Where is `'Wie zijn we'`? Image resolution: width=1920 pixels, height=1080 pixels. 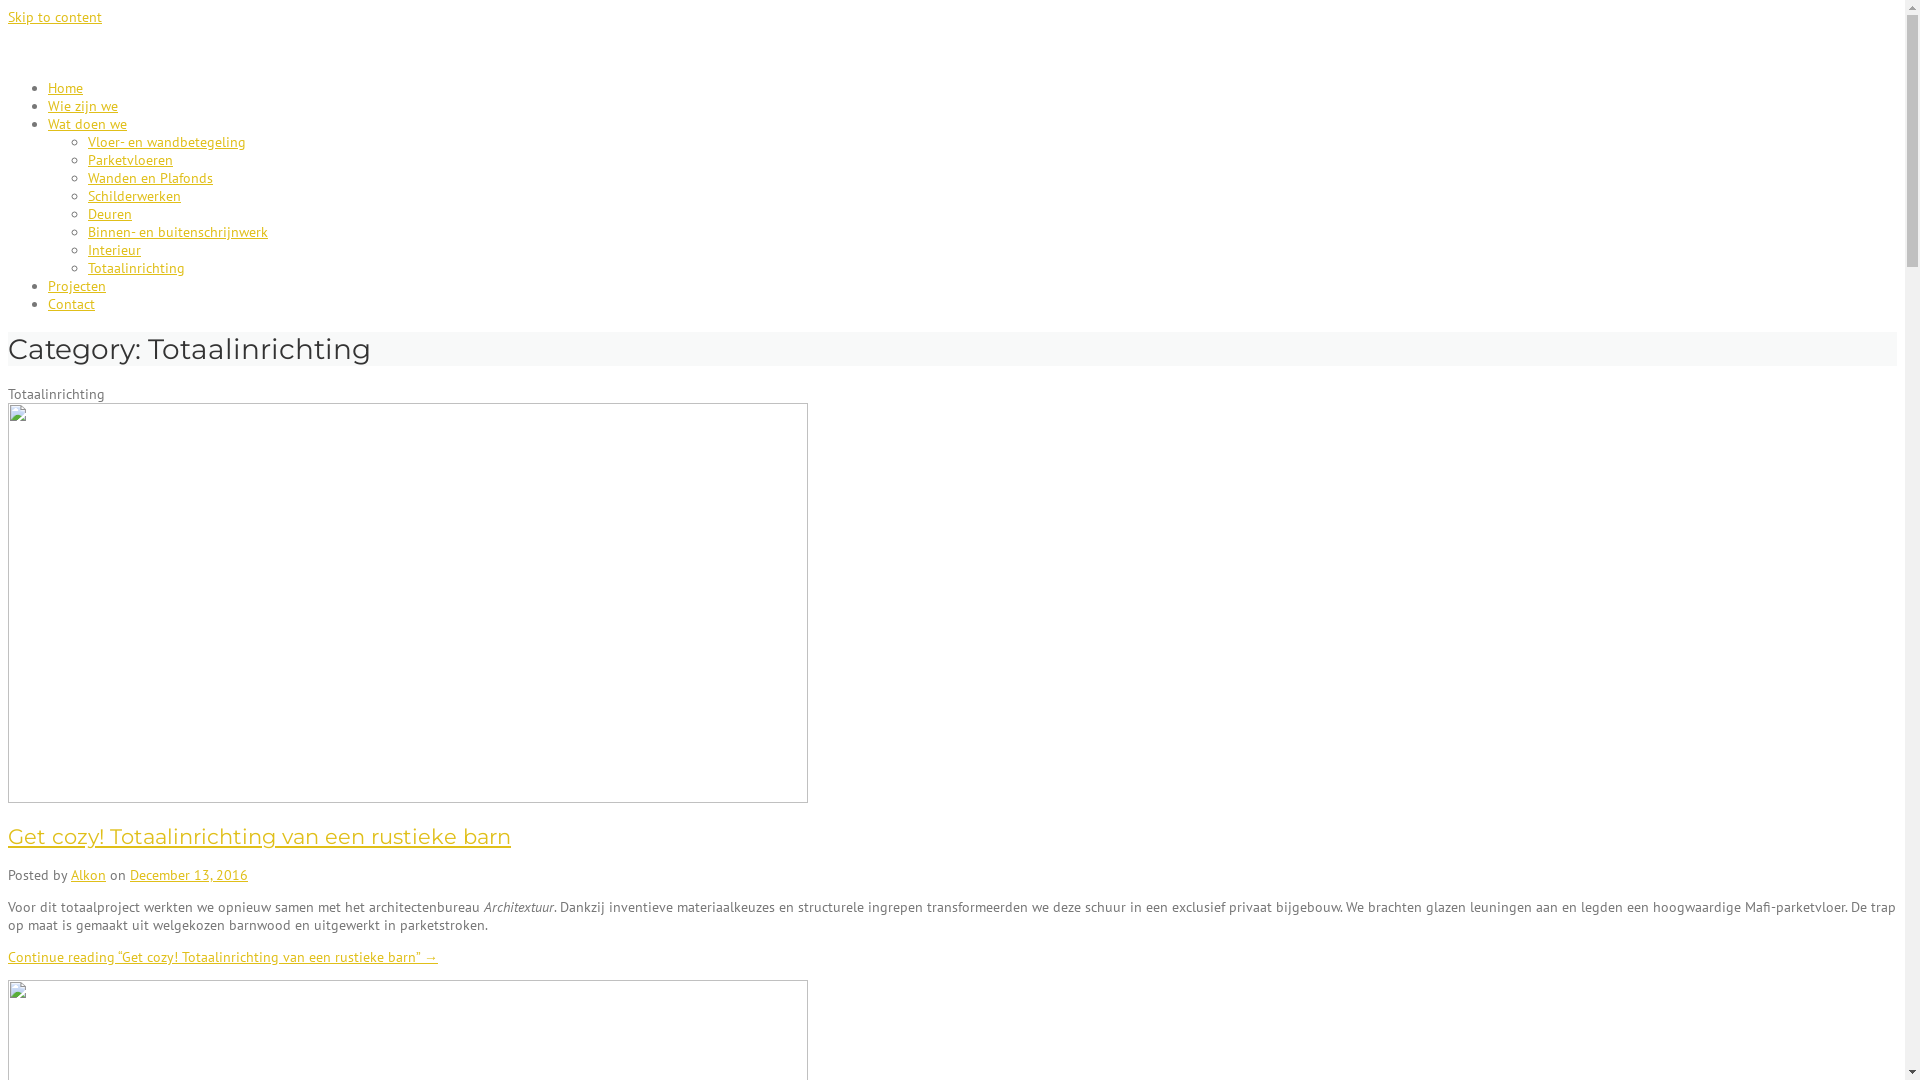
'Wie zijn we' is located at coordinates (81, 105).